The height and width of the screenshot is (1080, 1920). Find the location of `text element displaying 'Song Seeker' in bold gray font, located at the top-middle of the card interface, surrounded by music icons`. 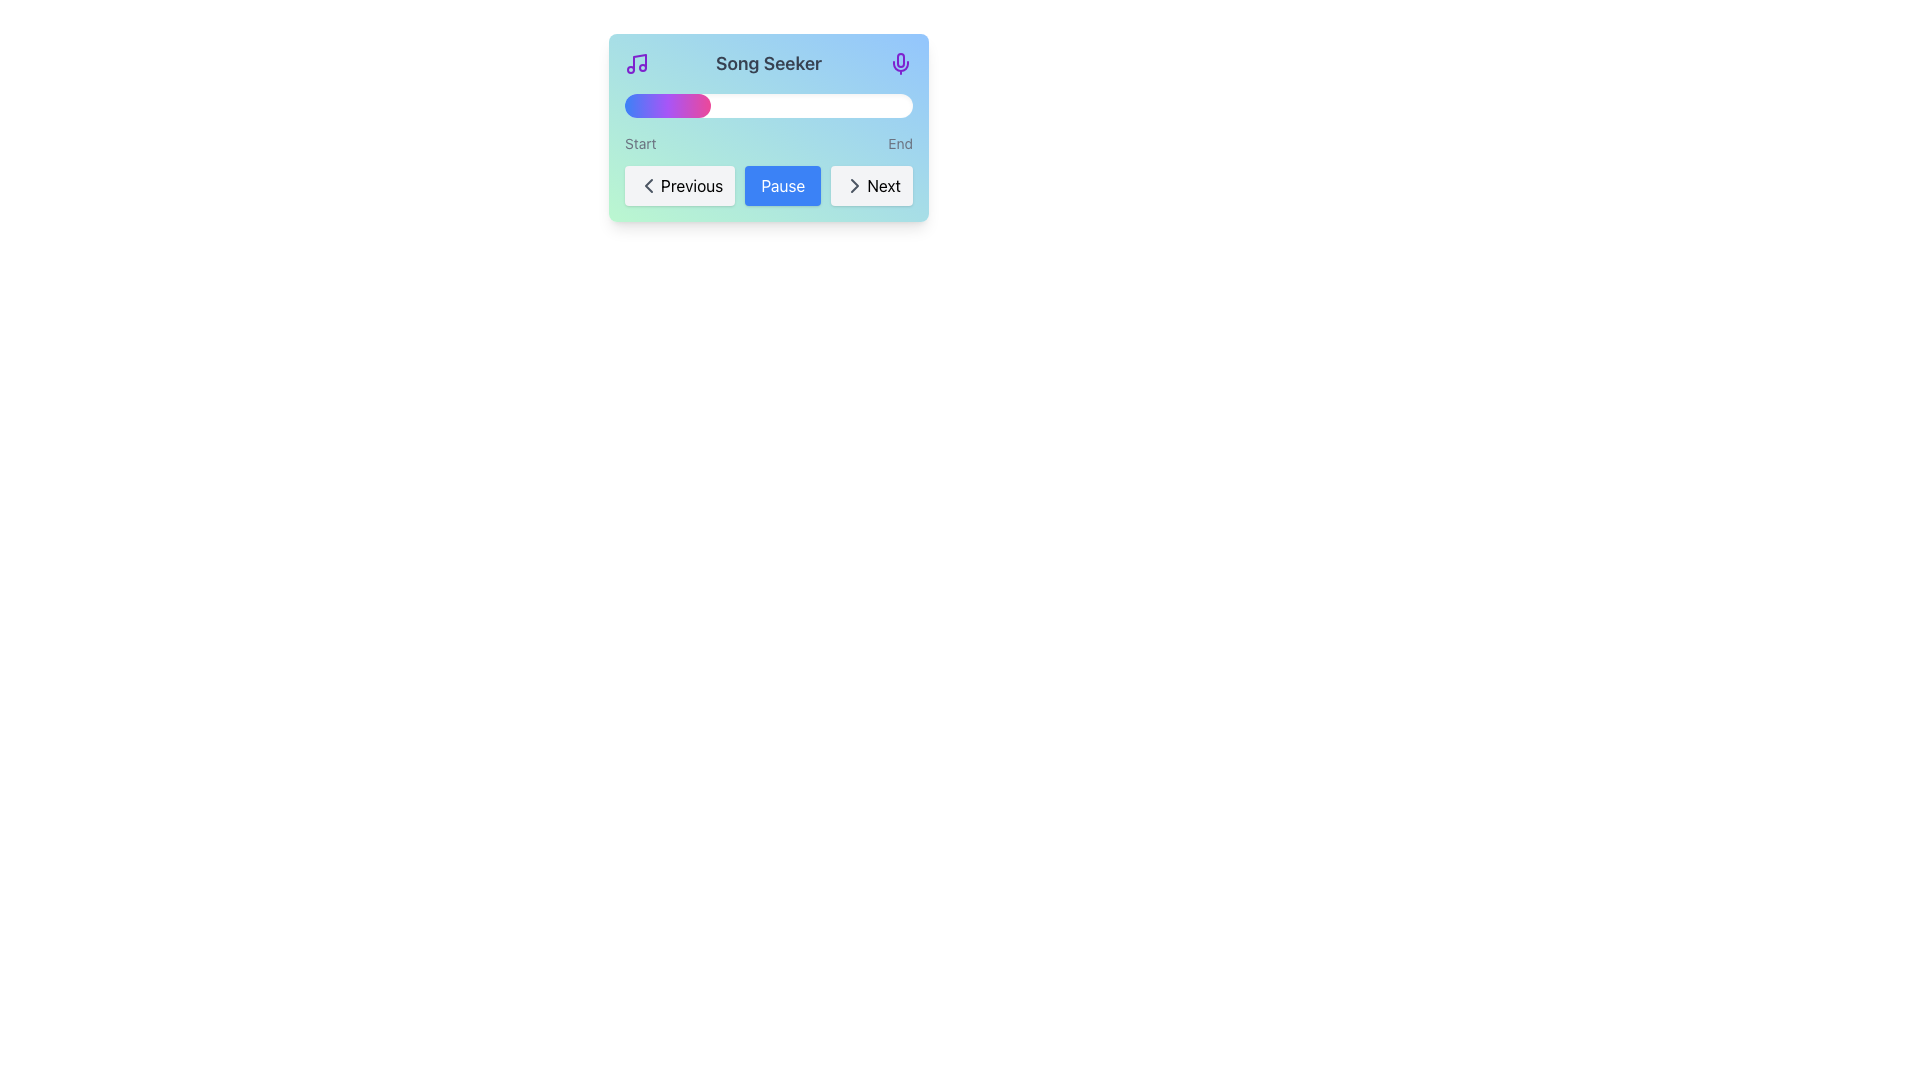

text element displaying 'Song Seeker' in bold gray font, located at the top-middle of the card interface, surrounded by music icons is located at coordinates (767, 63).